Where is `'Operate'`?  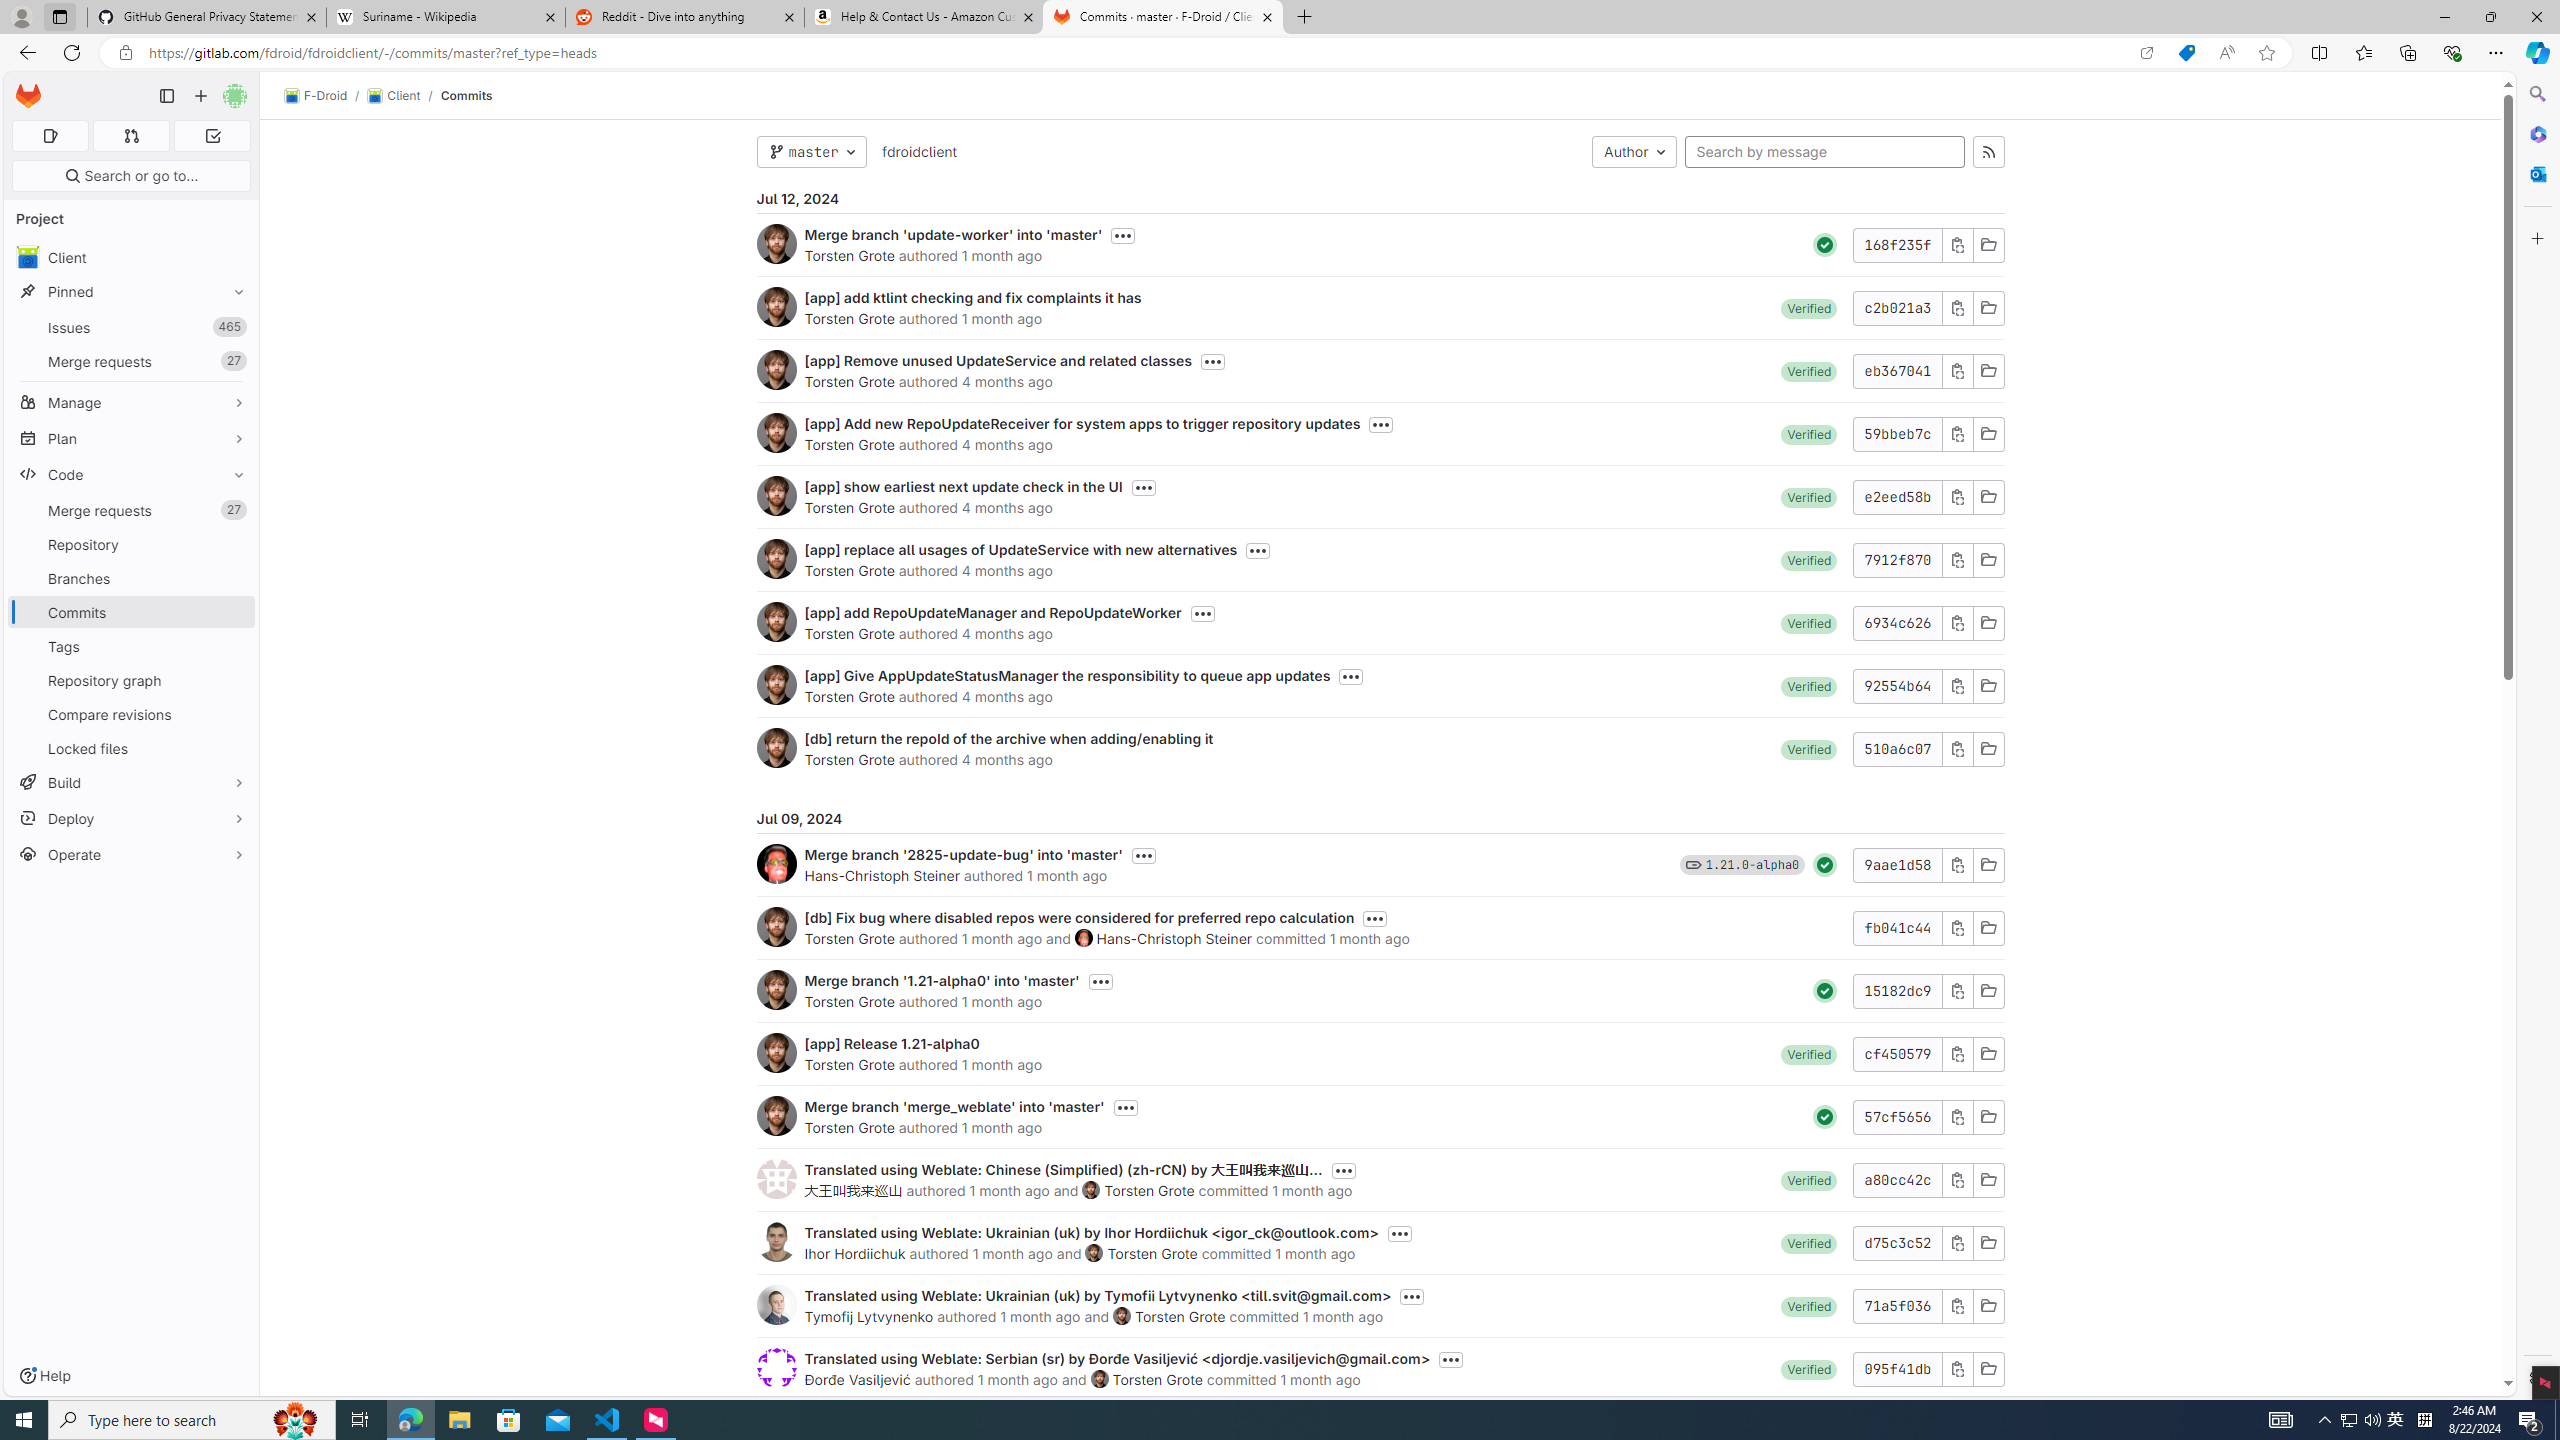 'Operate' is located at coordinates (130, 854).